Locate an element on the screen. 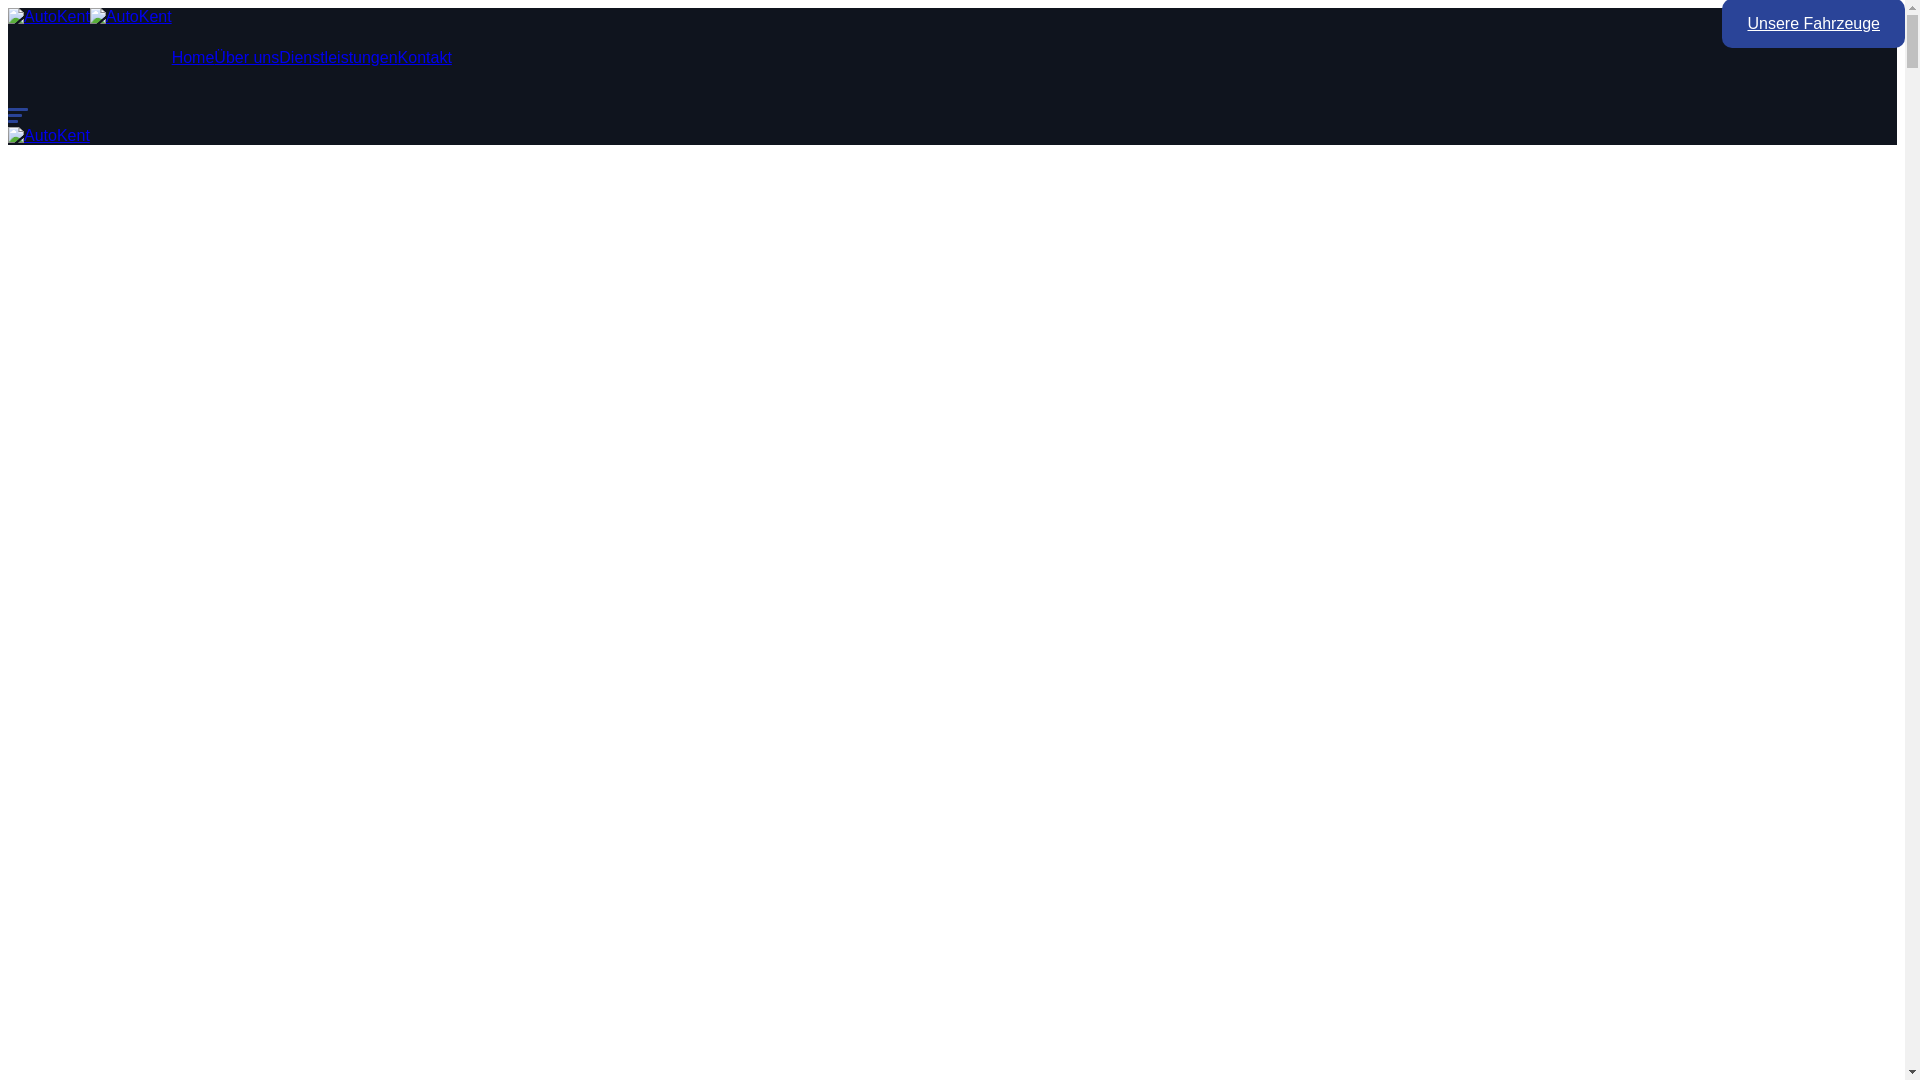  'Kontakt' is located at coordinates (398, 56).